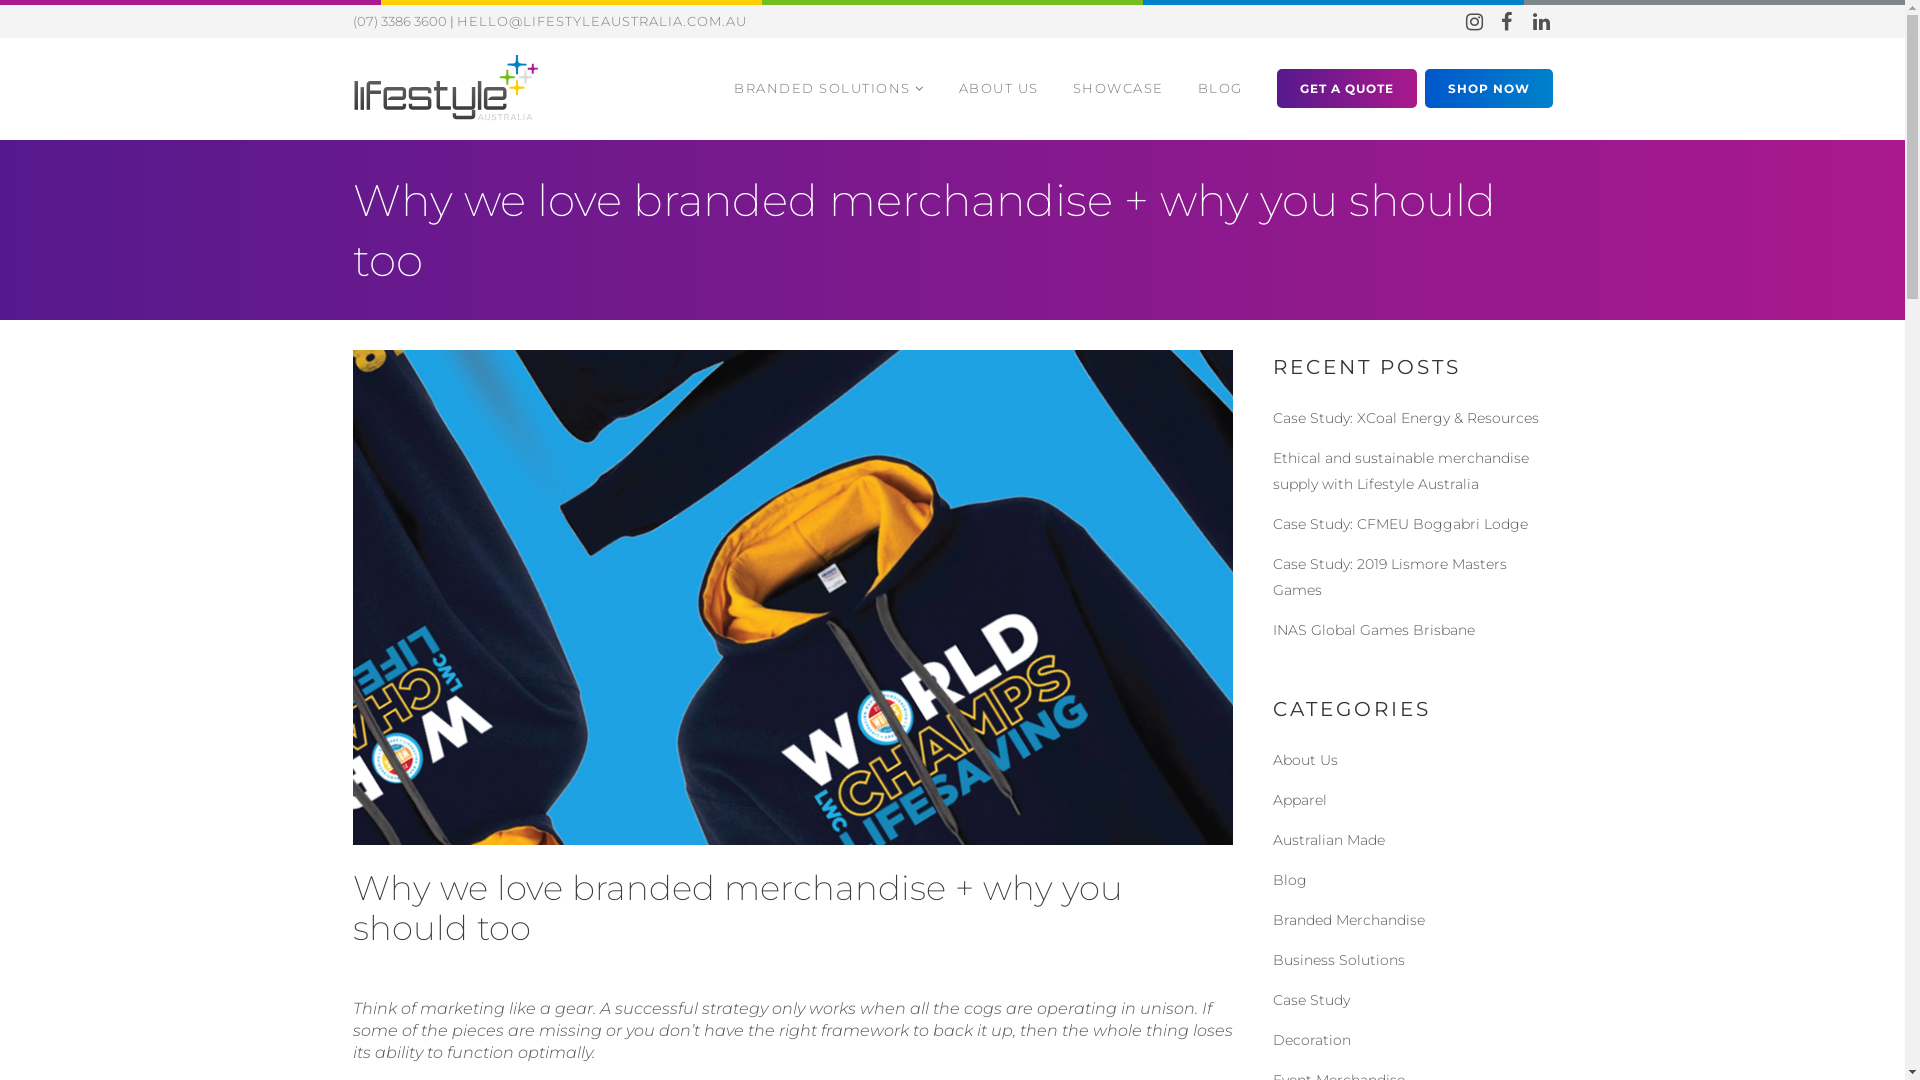 The height and width of the screenshot is (1080, 1920). What do you see at coordinates (1404, 416) in the screenshot?
I see `'Case Study: XCoal Energy & Resources'` at bounding box center [1404, 416].